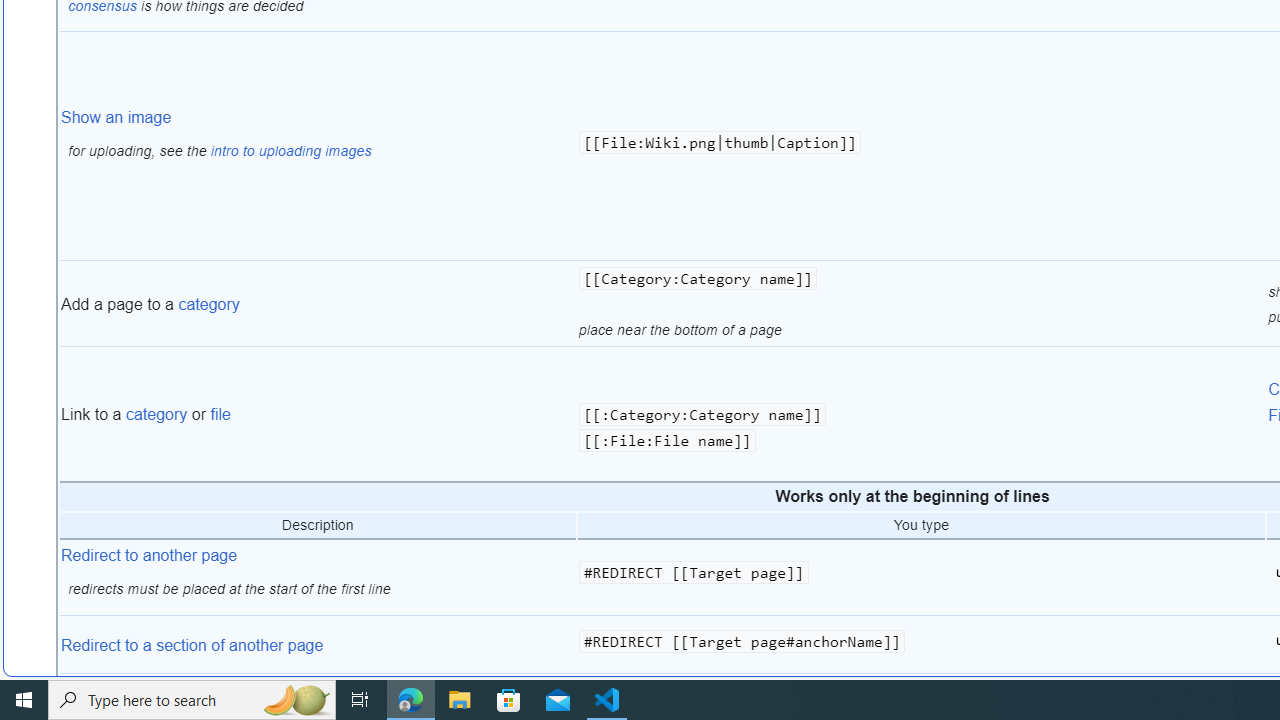 Image resolution: width=1280 pixels, height=720 pixels. I want to click on 'Redirect to another page', so click(148, 554).